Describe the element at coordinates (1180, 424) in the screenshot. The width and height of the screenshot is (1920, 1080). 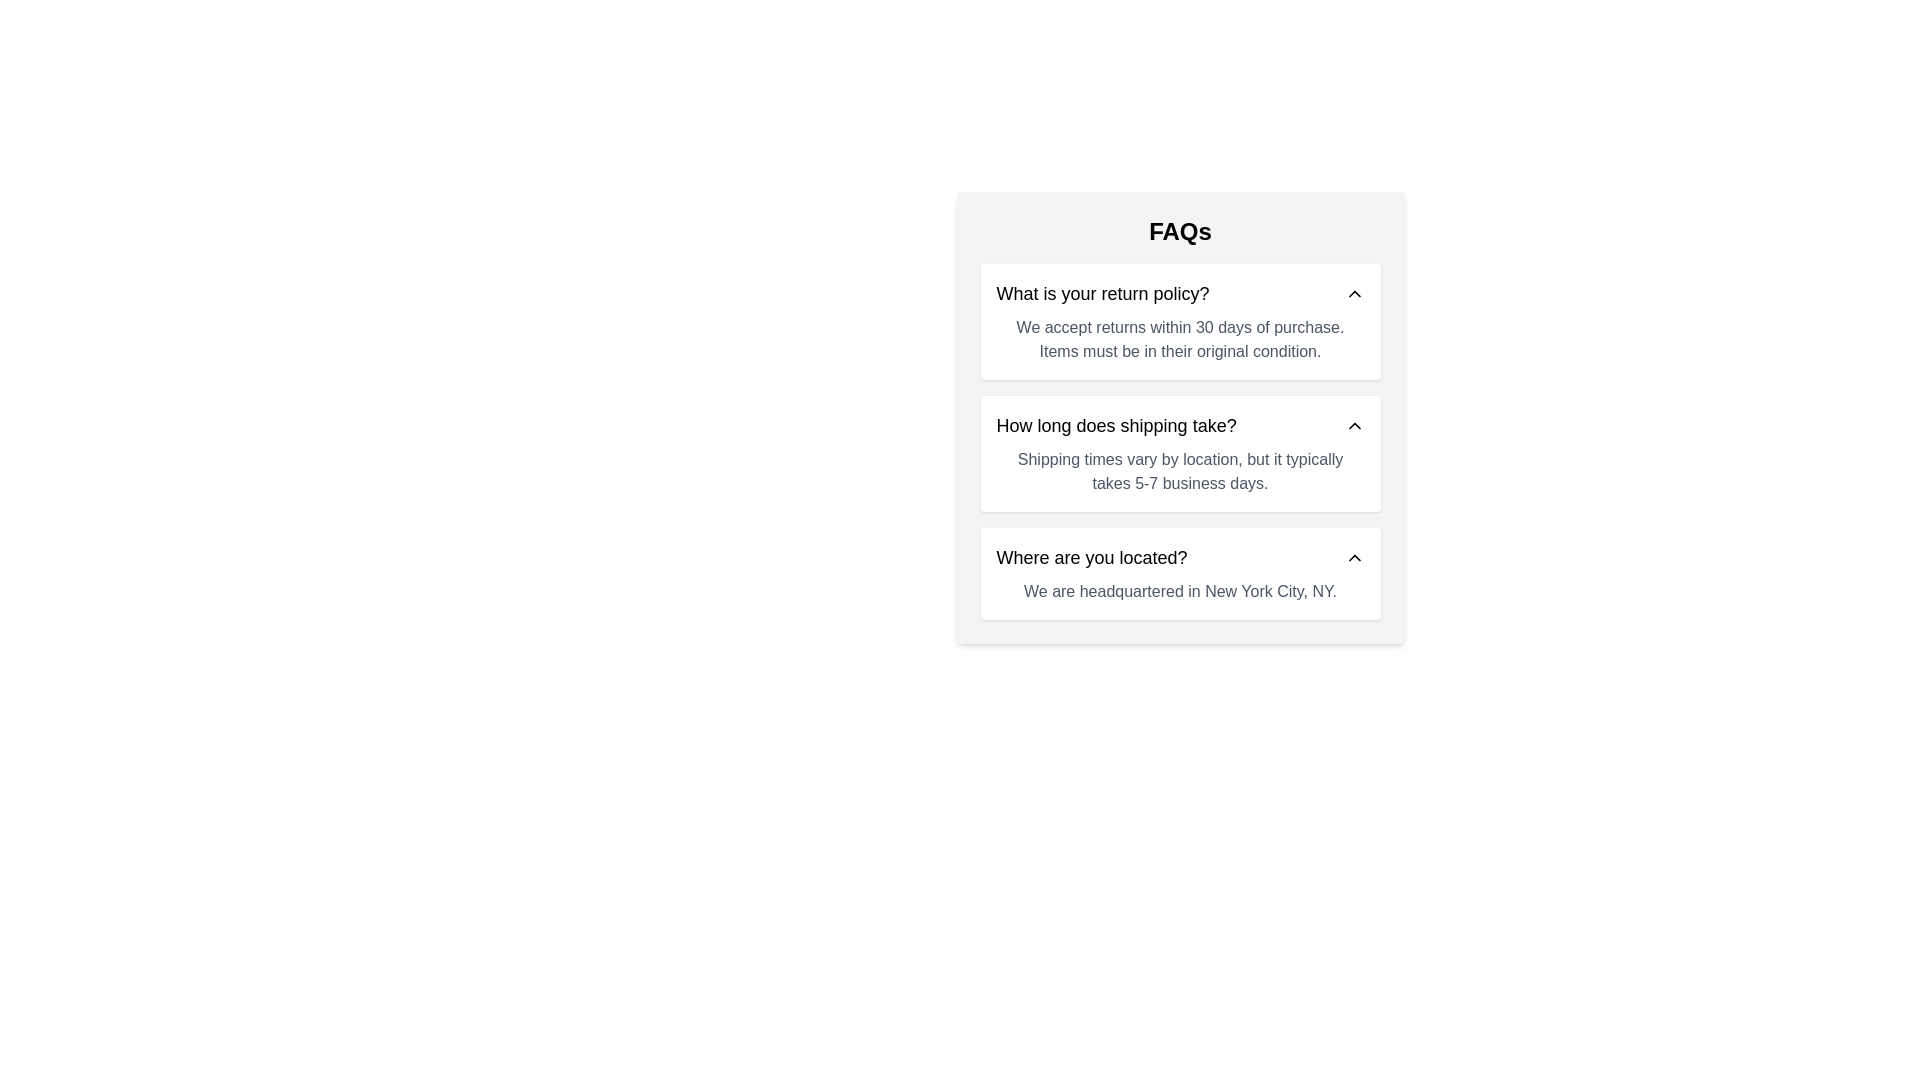
I see `the second FAQ entry header` at that location.